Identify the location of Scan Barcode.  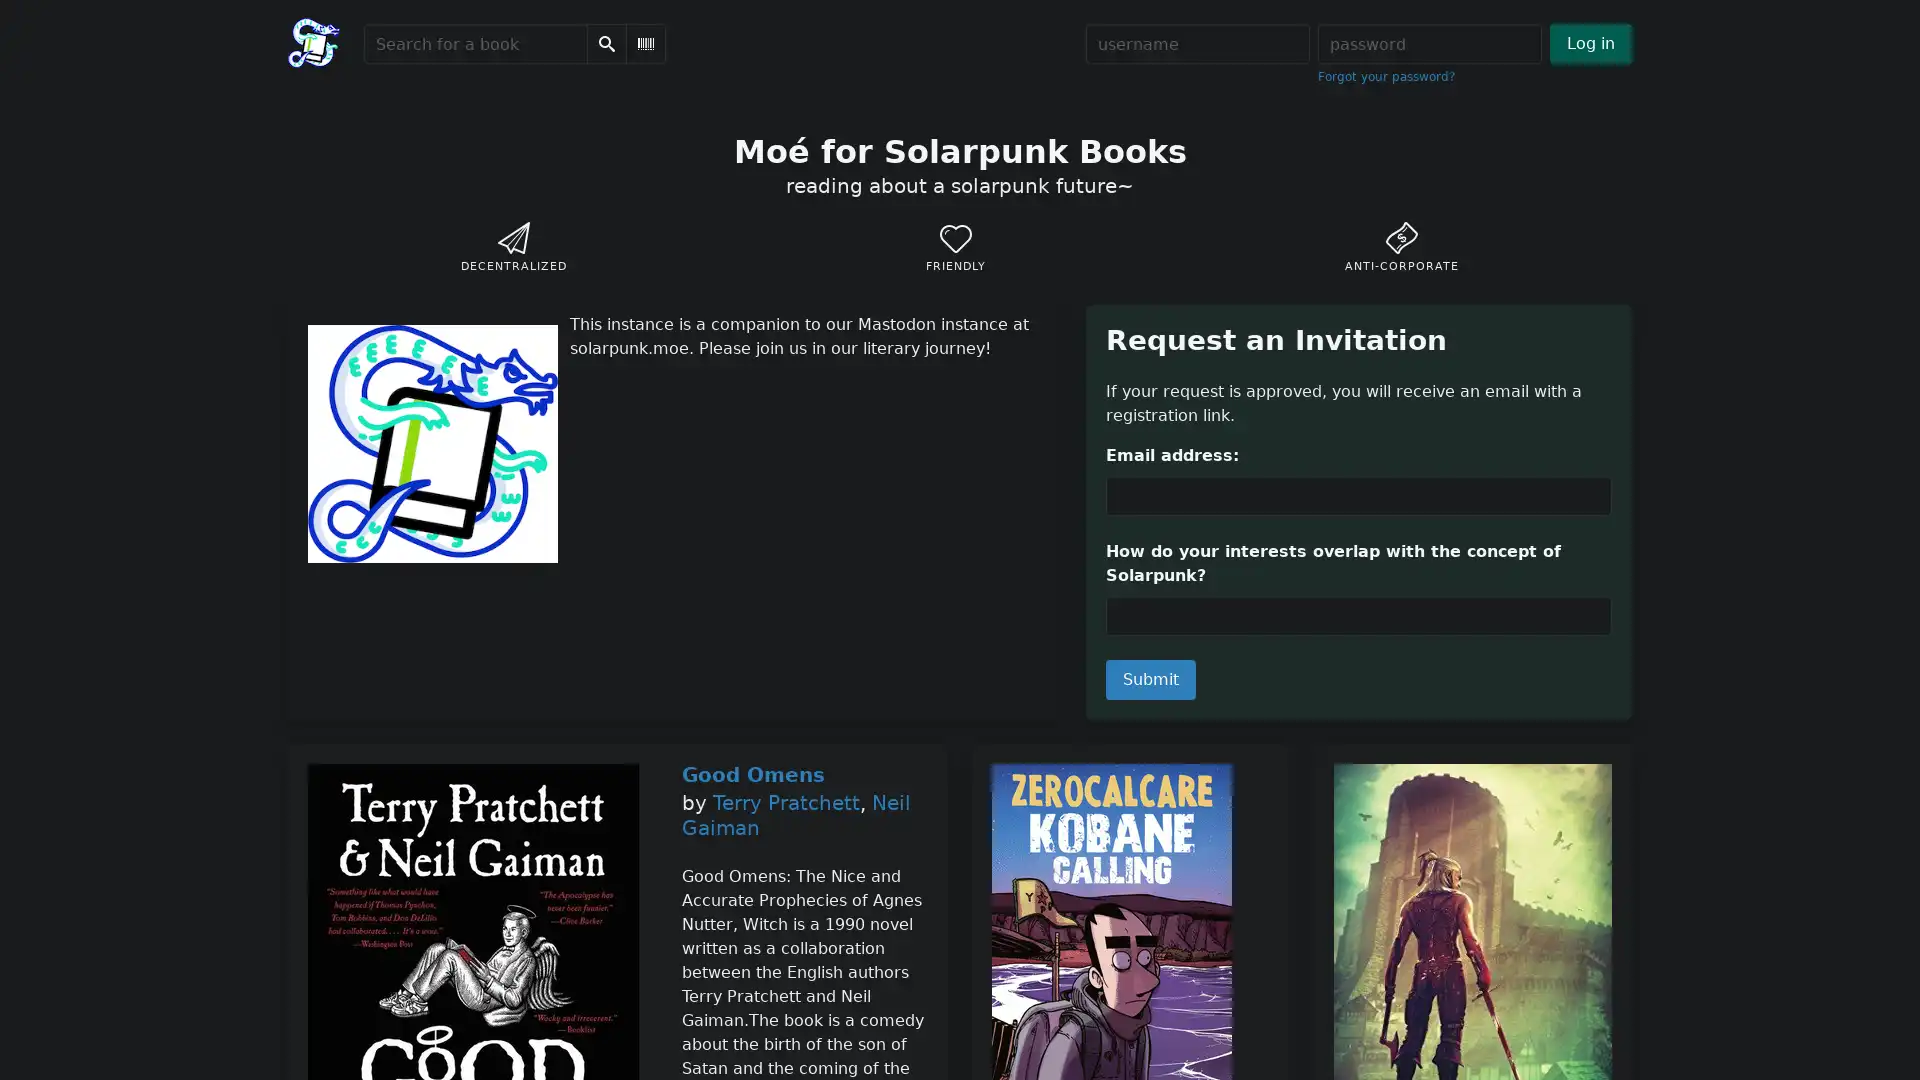
(646, 43).